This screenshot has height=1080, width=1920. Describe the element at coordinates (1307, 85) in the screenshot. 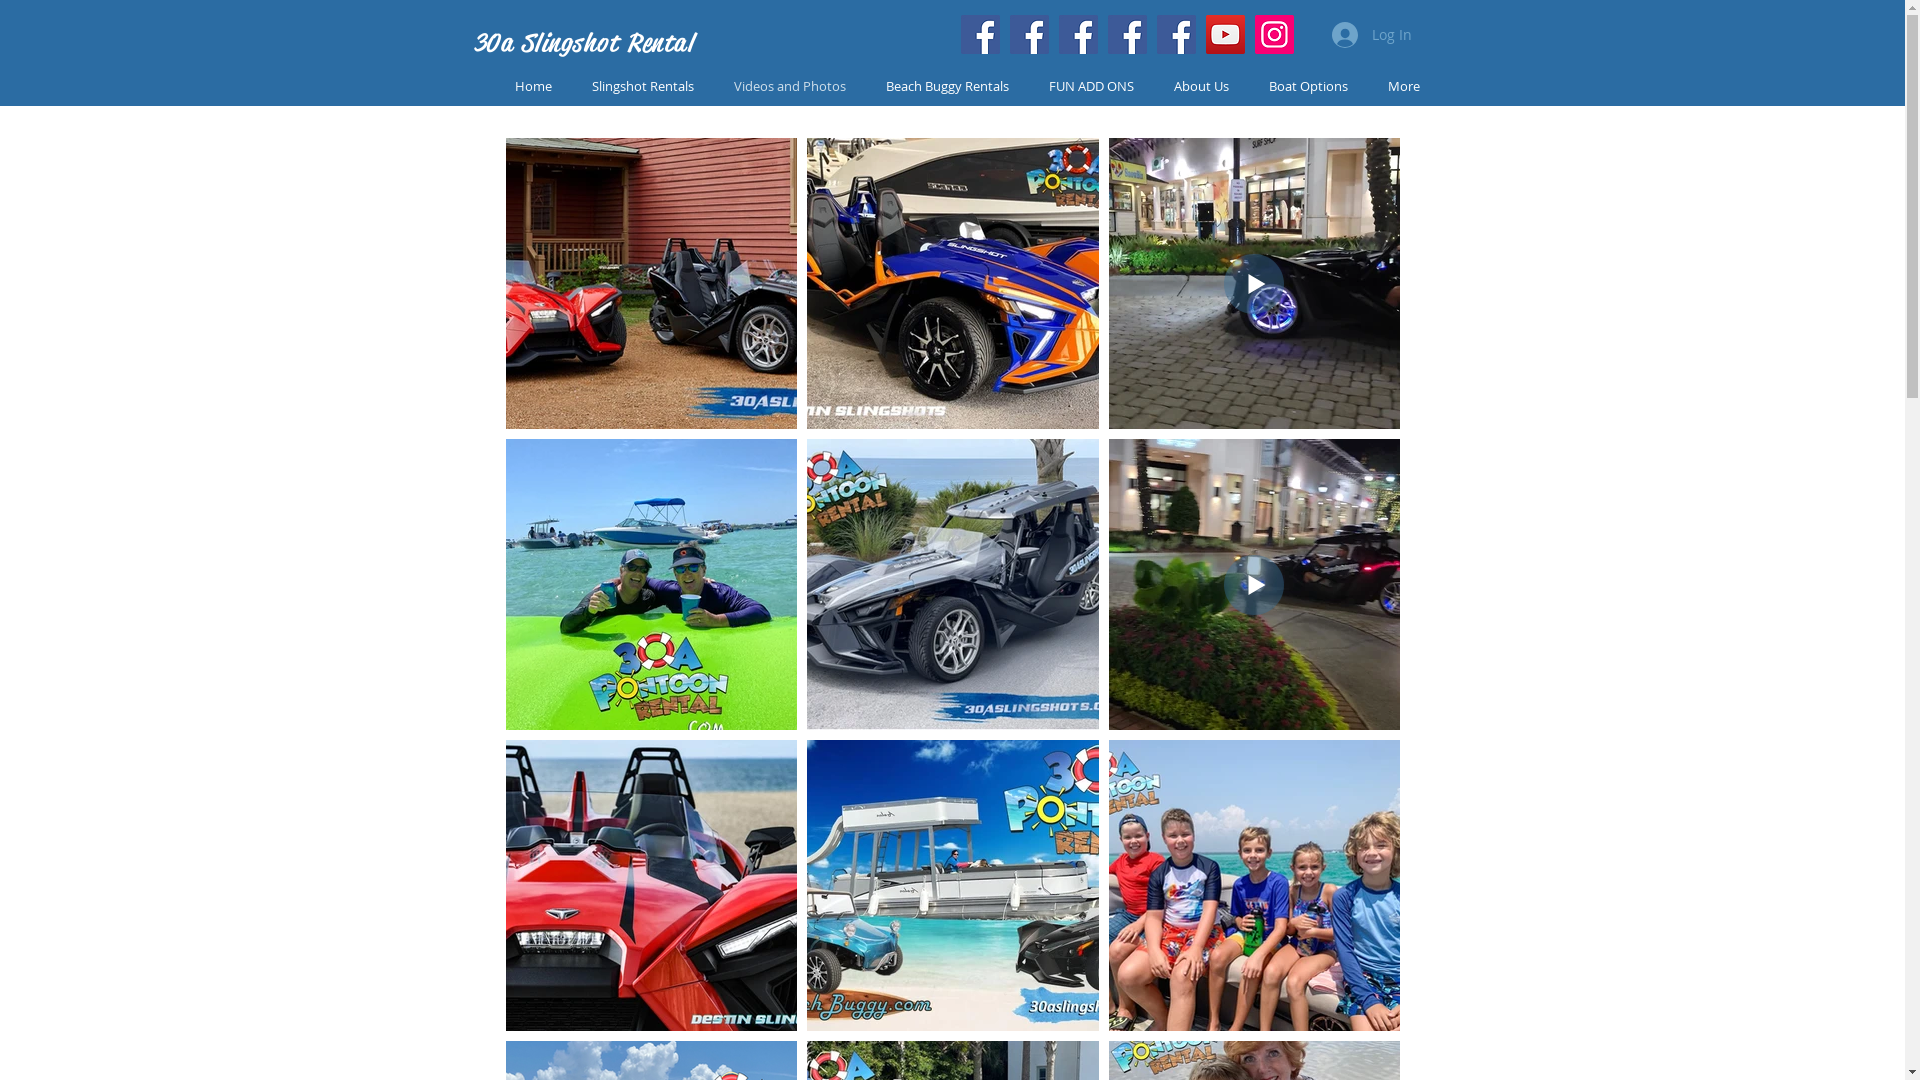

I see `'Boat Options'` at that location.